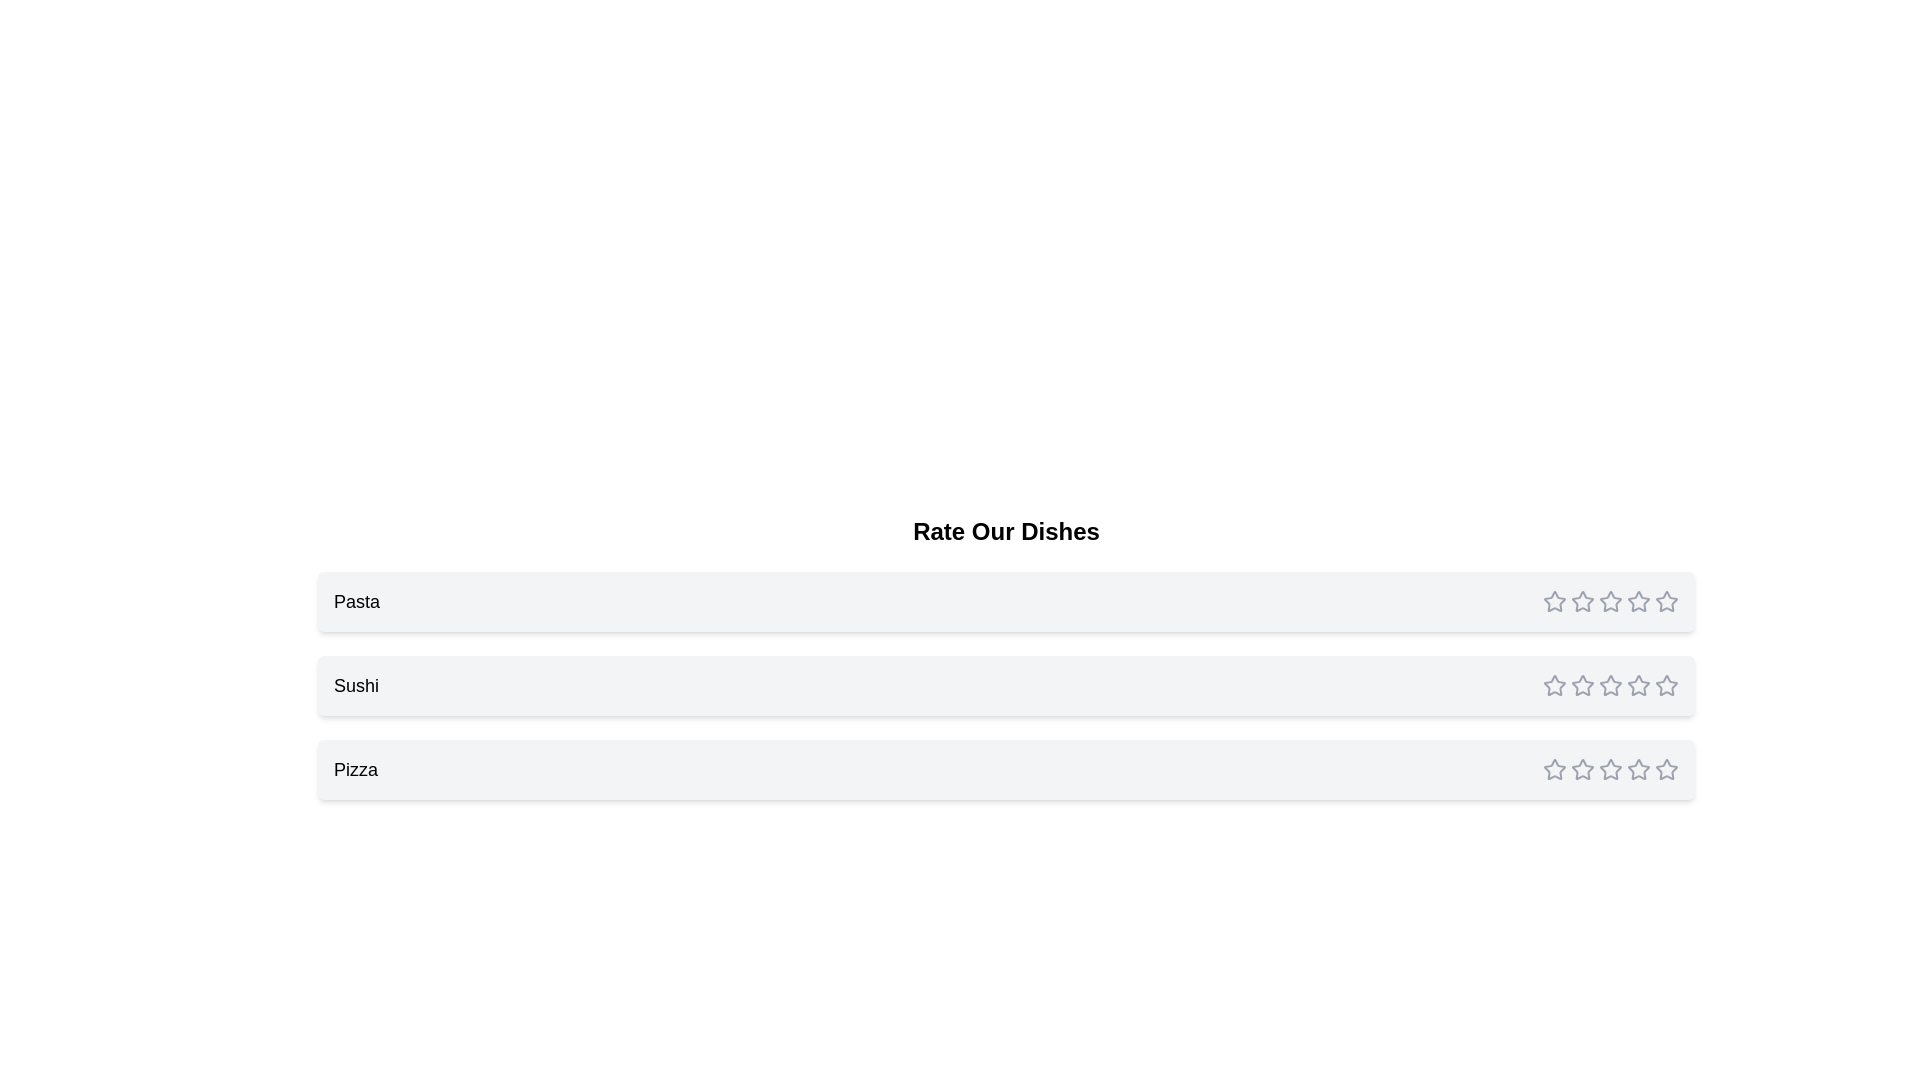 The height and width of the screenshot is (1080, 1920). I want to click on the second star icon in the rating control for the 'Pasta' entry to set the rating to two stars, so click(1582, 600).